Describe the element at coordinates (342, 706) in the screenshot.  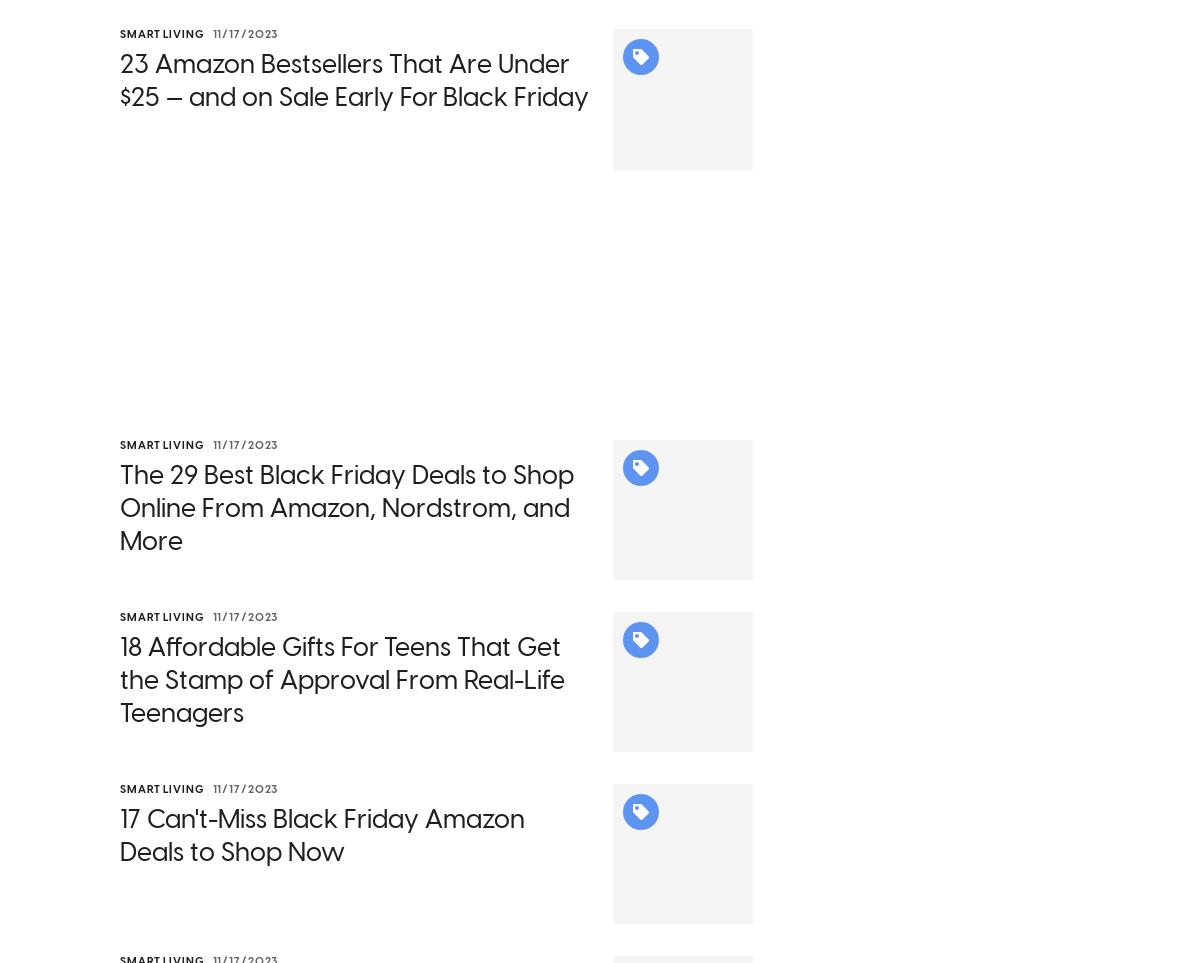
I see `'18 Affordable Gifts For Teens That Get the Stamp of Approval From Real-Life Teenagers'` at that location.